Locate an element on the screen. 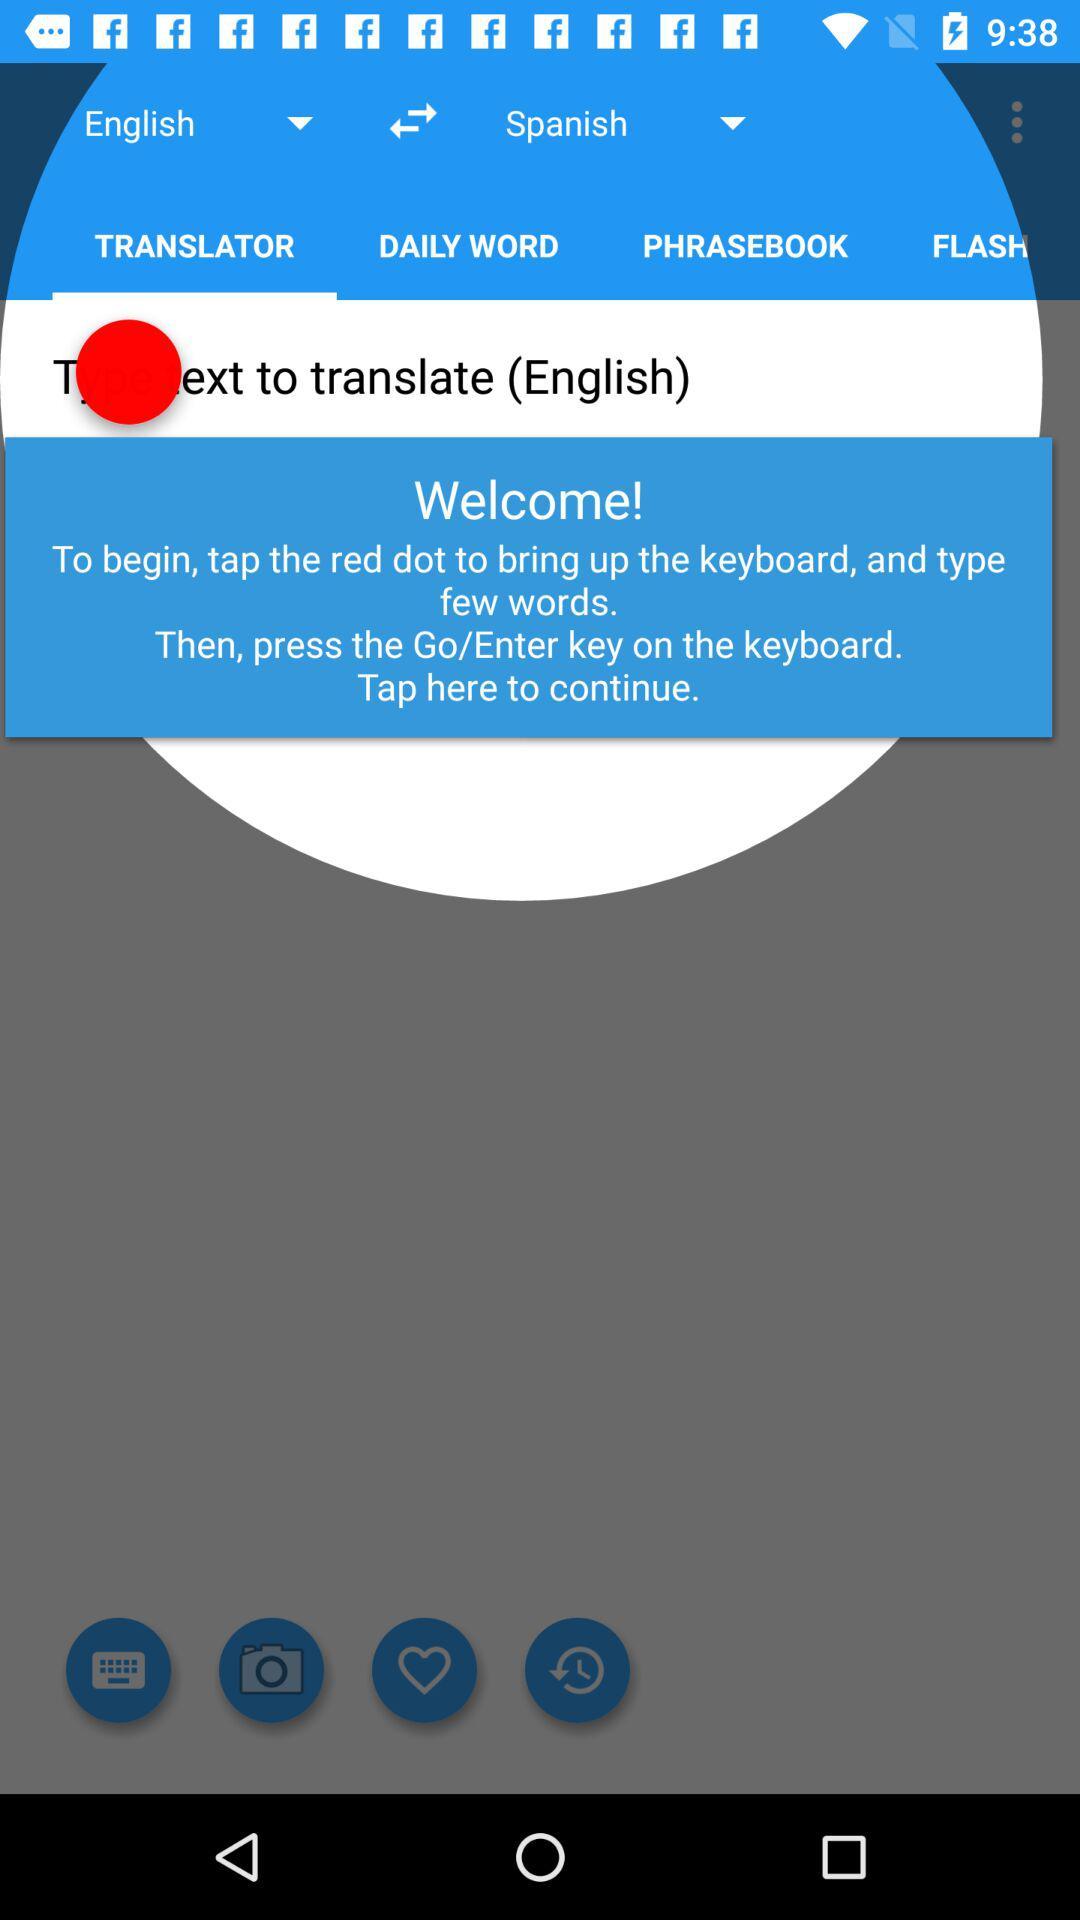 Image resolution: width=1080 pixels, height=1920 pixels. the favorite icon is located at coordinates (423, 1670).